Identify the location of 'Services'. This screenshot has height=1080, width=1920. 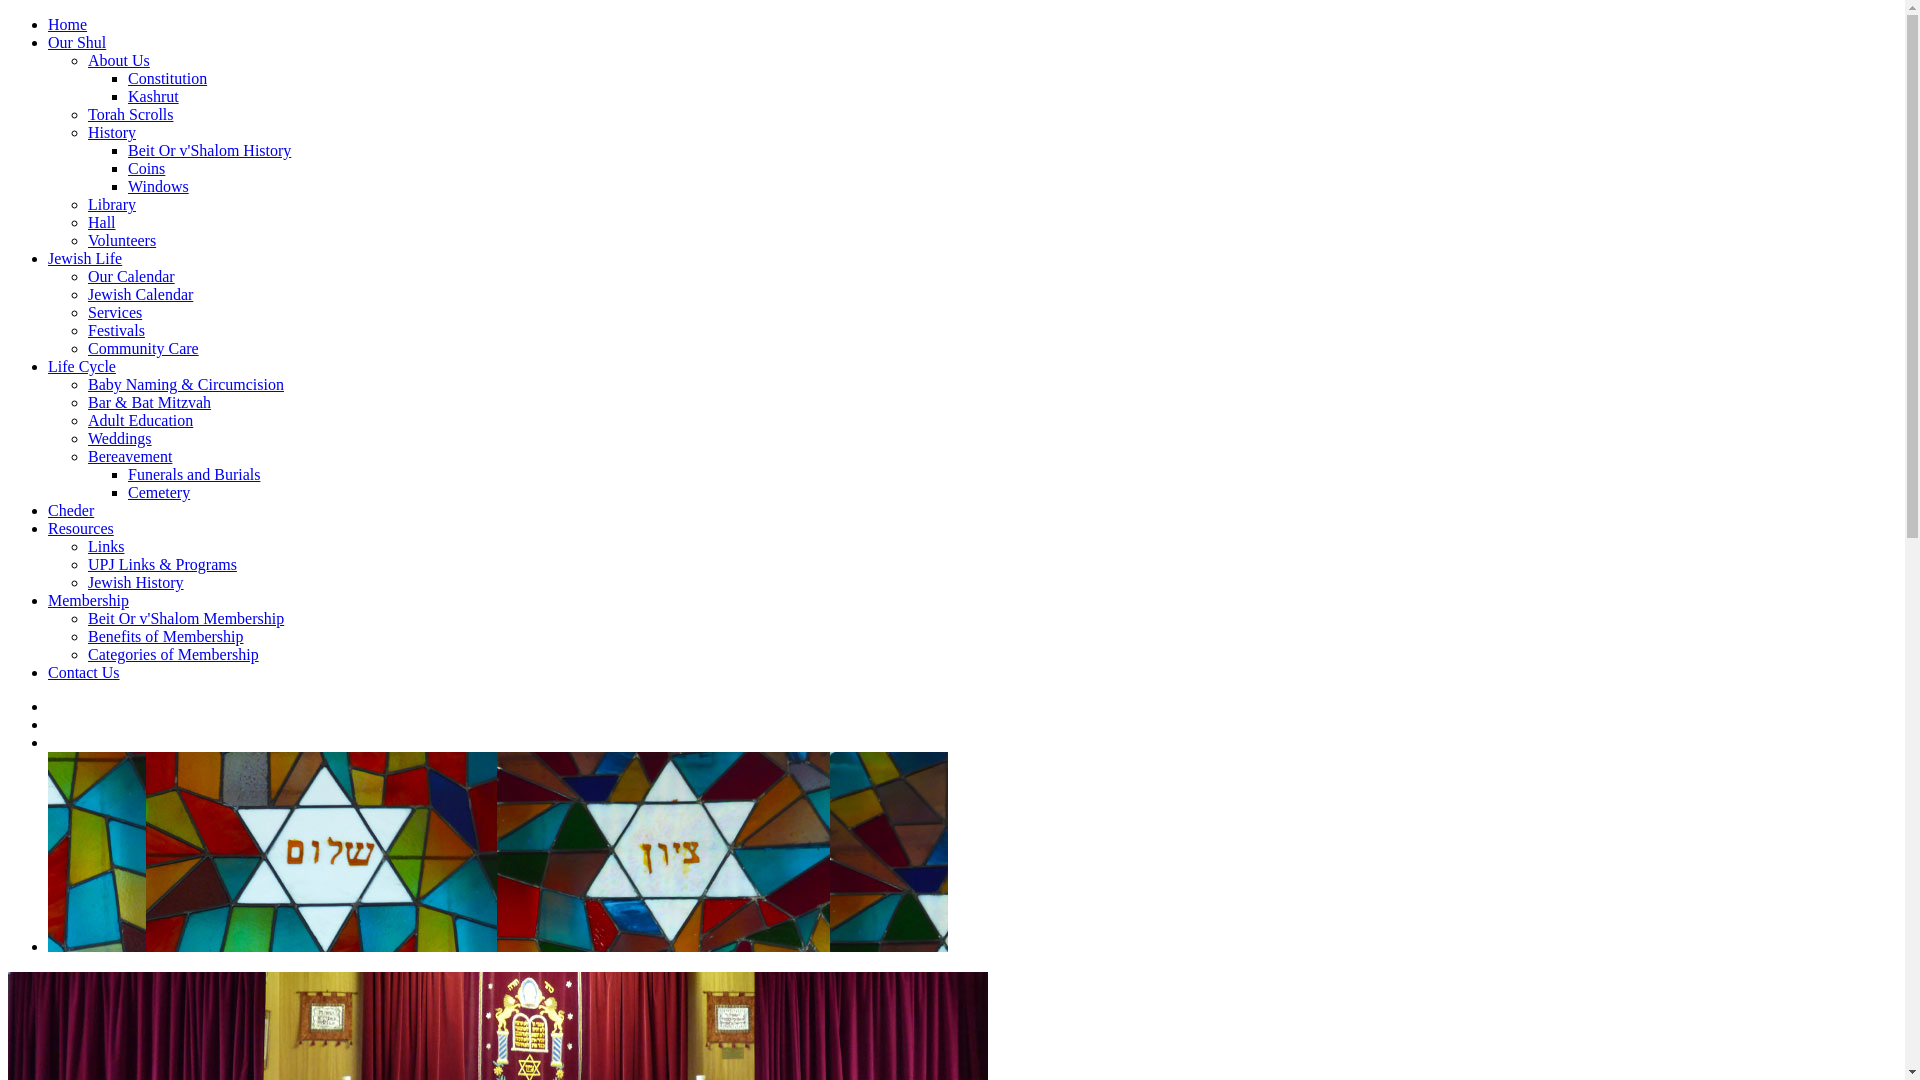
(86, 312).